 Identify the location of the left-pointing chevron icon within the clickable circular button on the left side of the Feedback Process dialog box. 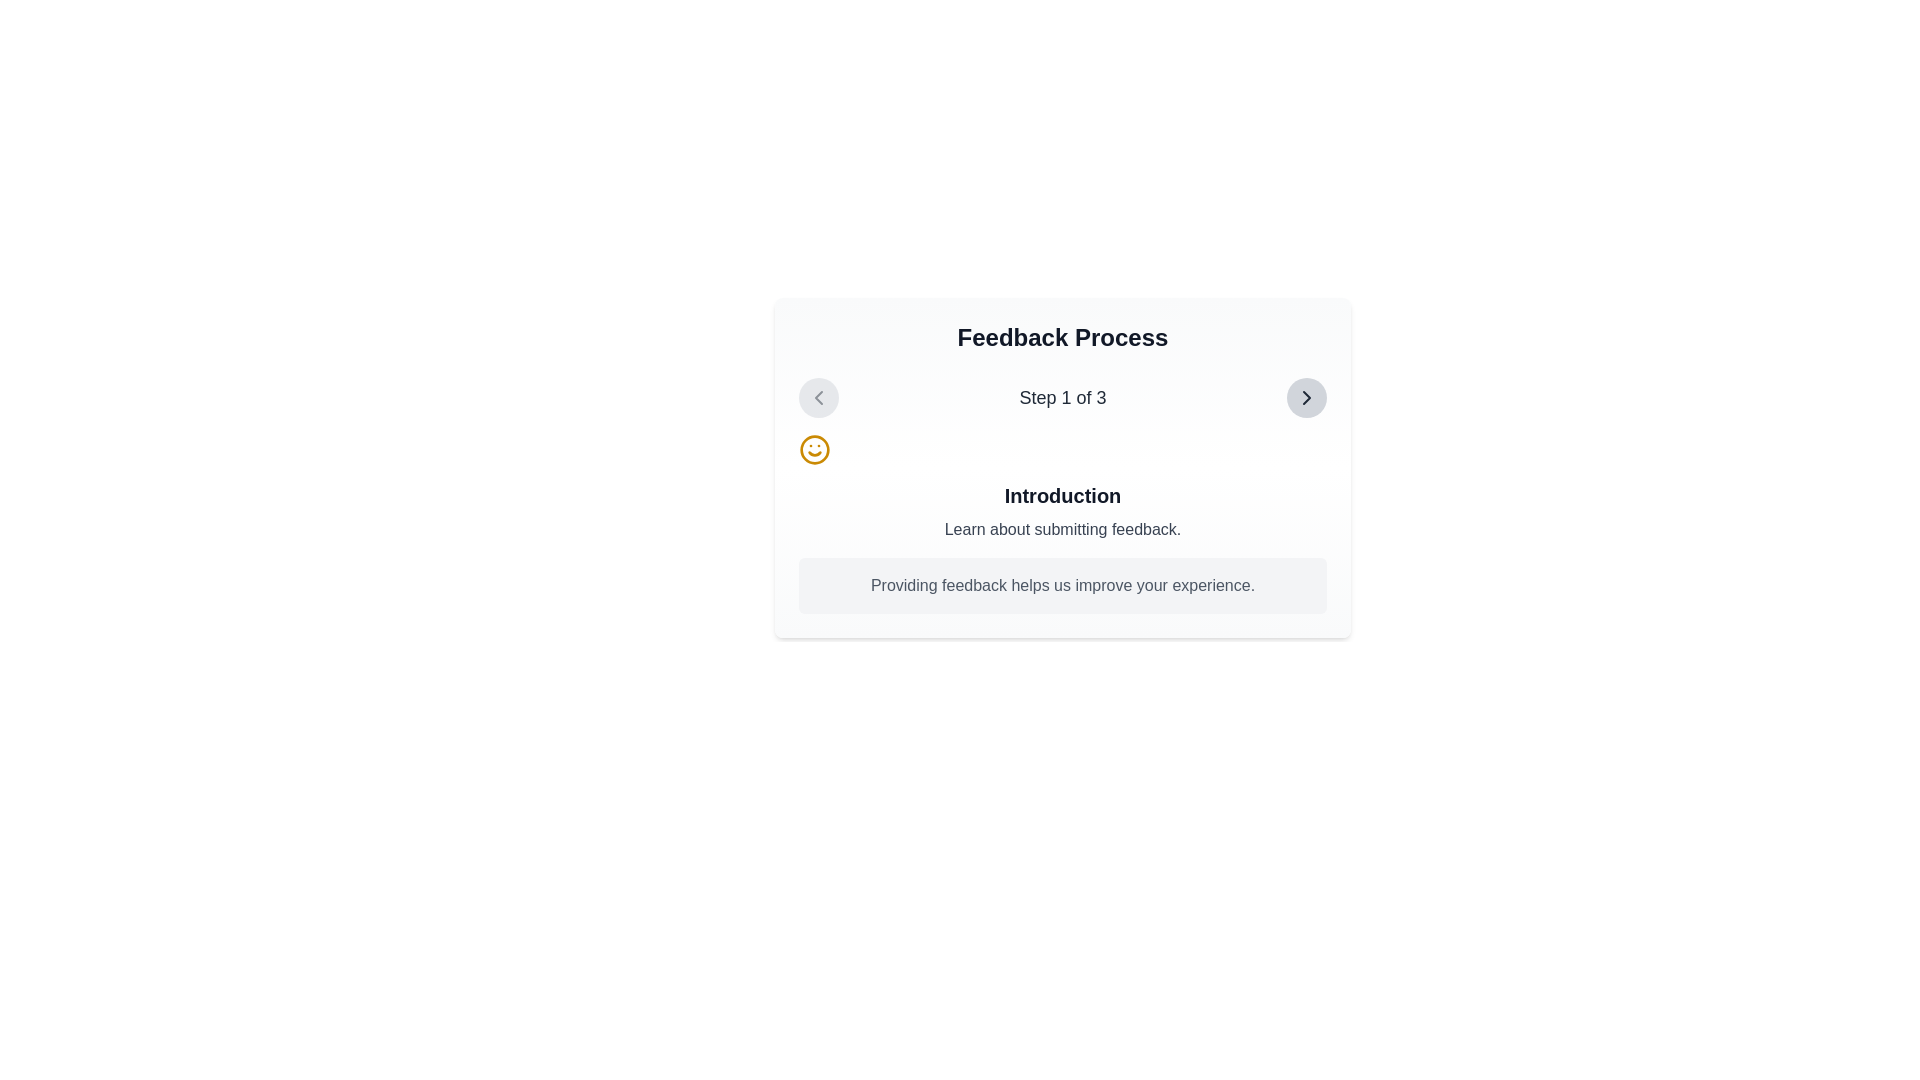
(819, 397).